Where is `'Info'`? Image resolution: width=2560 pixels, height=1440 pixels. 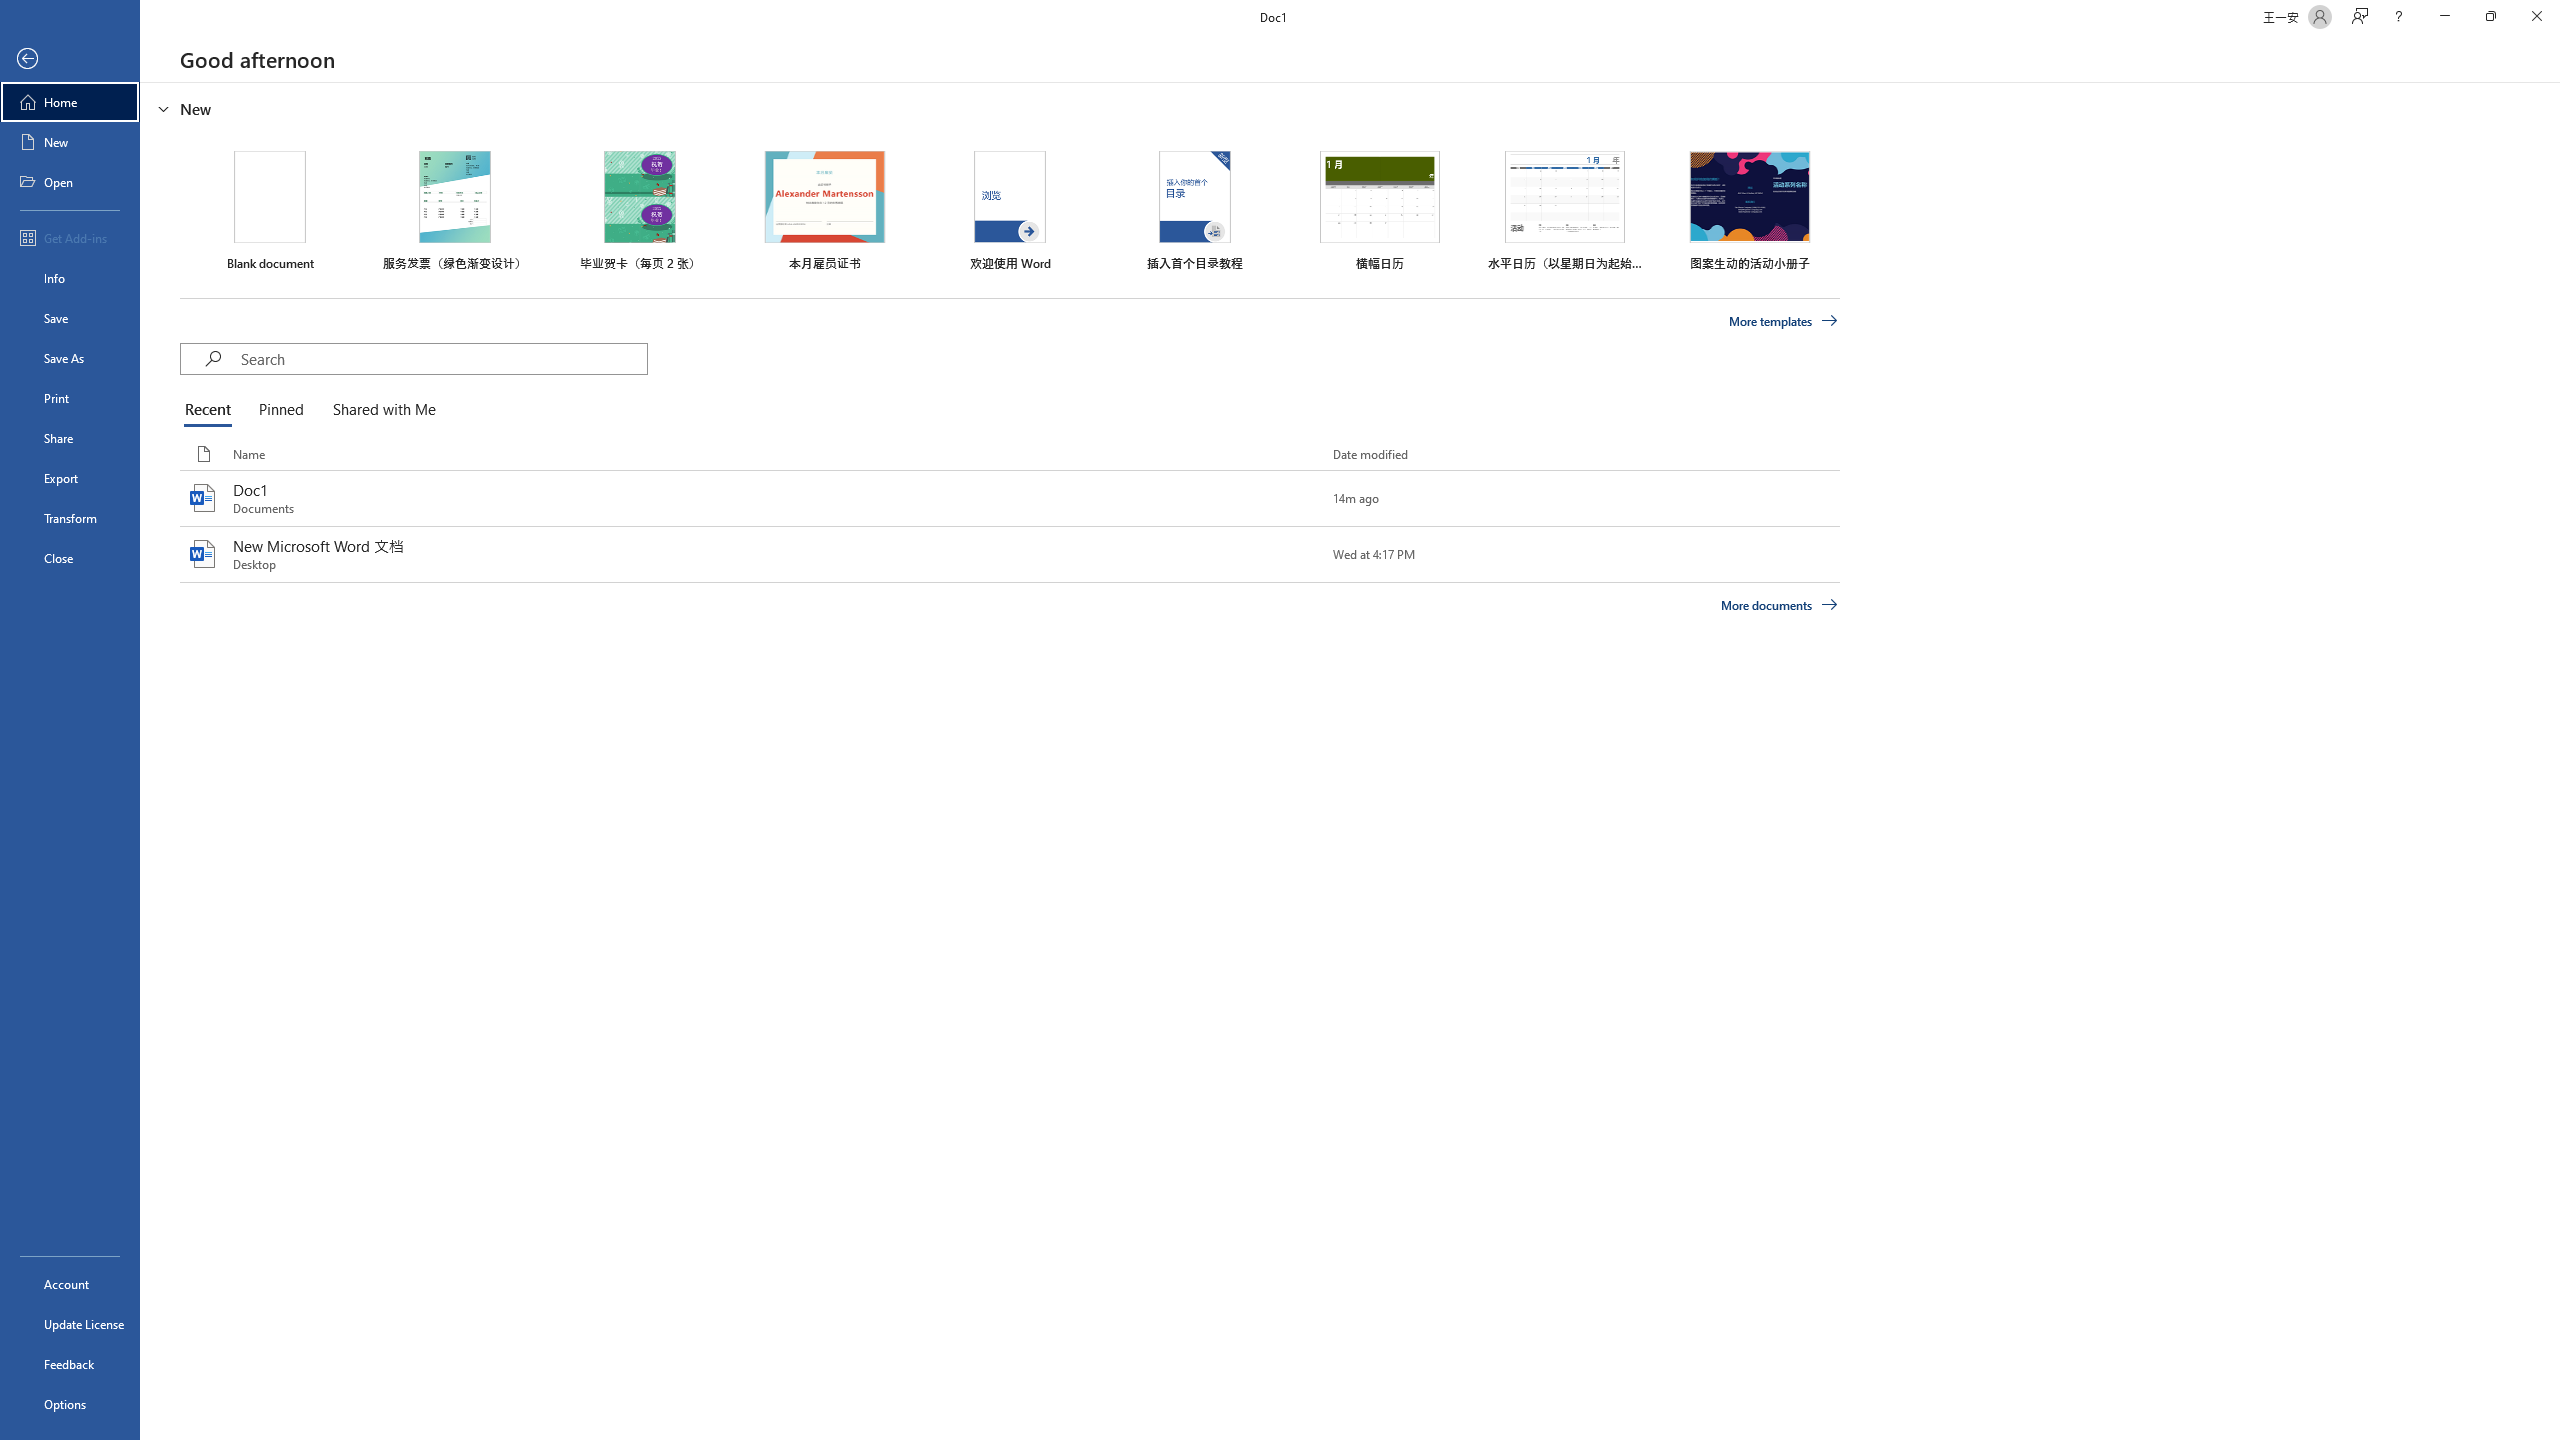 'Info' is located at coordinates (69, 276).